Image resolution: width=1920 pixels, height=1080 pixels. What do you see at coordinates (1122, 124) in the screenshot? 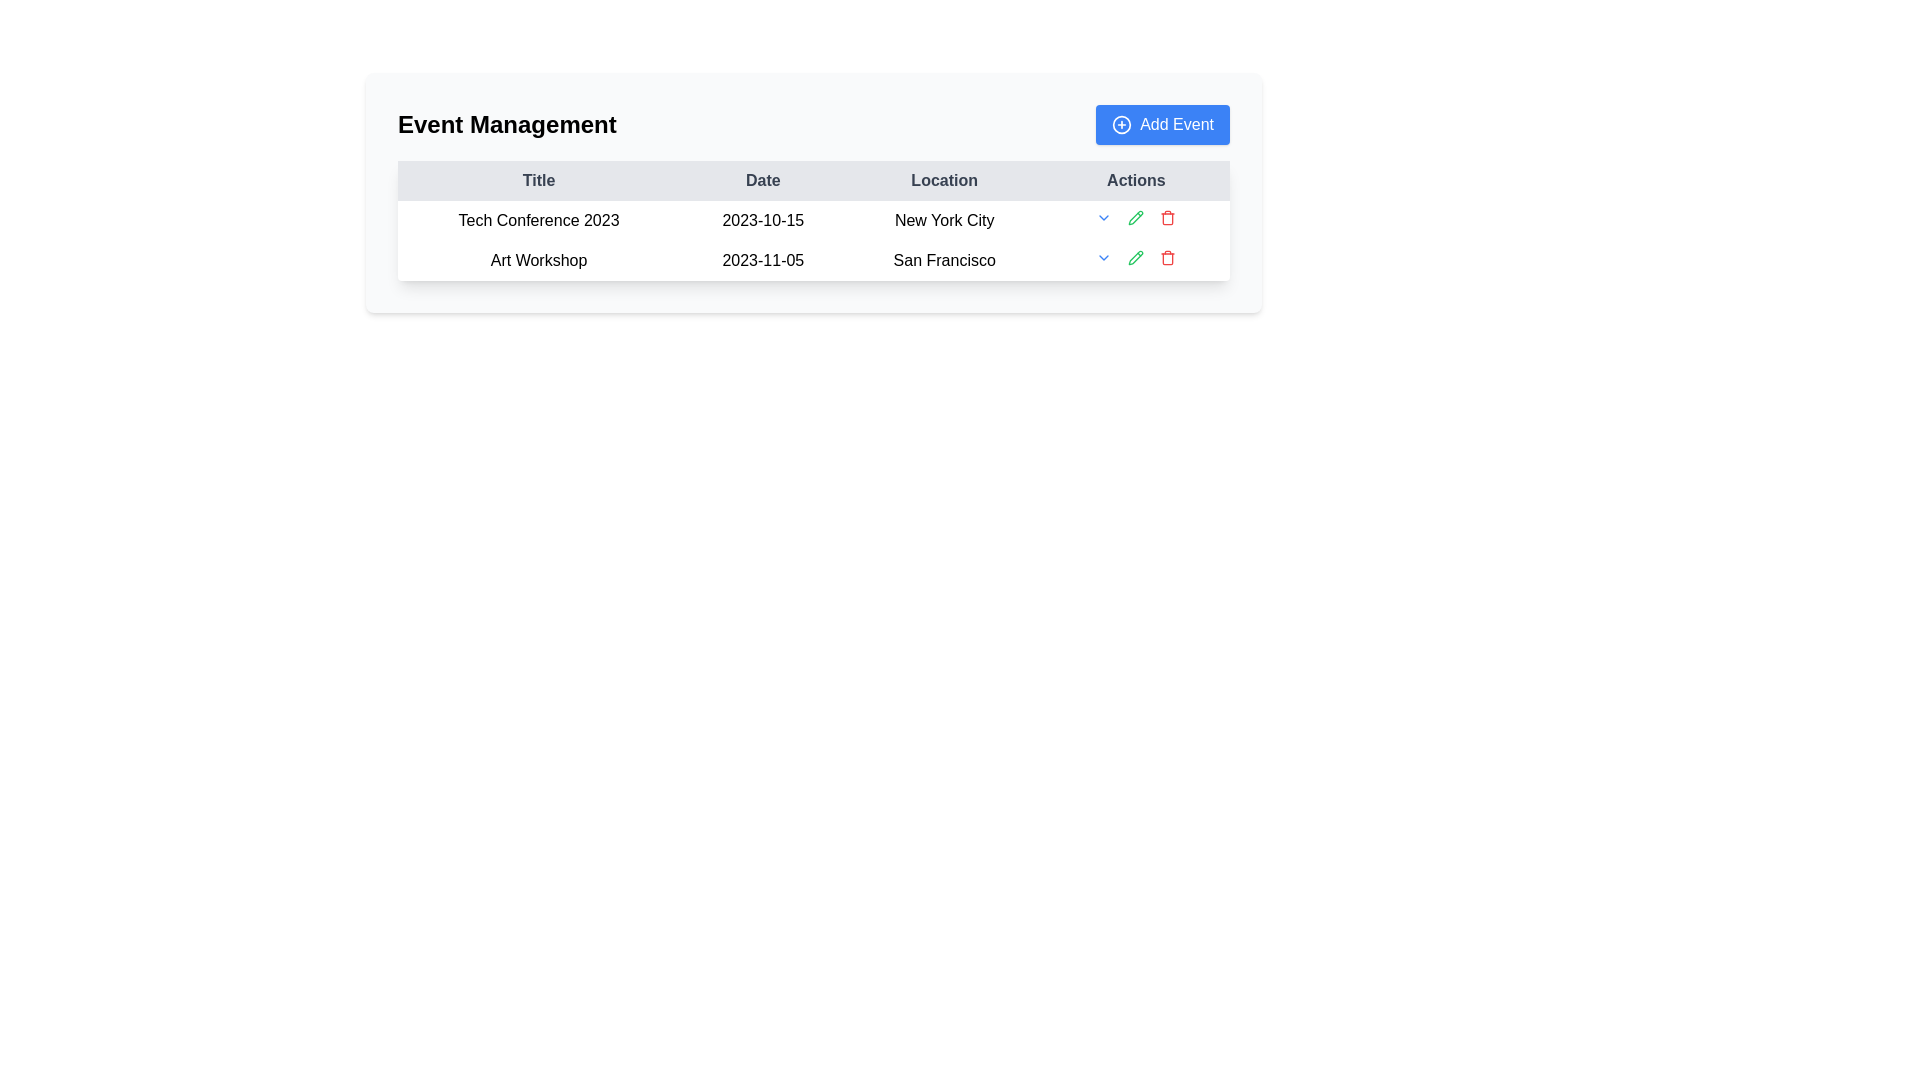
I see `the 'Add' icon located to the left of the 'Add Event' text label` at bounding box center [1122, 124].